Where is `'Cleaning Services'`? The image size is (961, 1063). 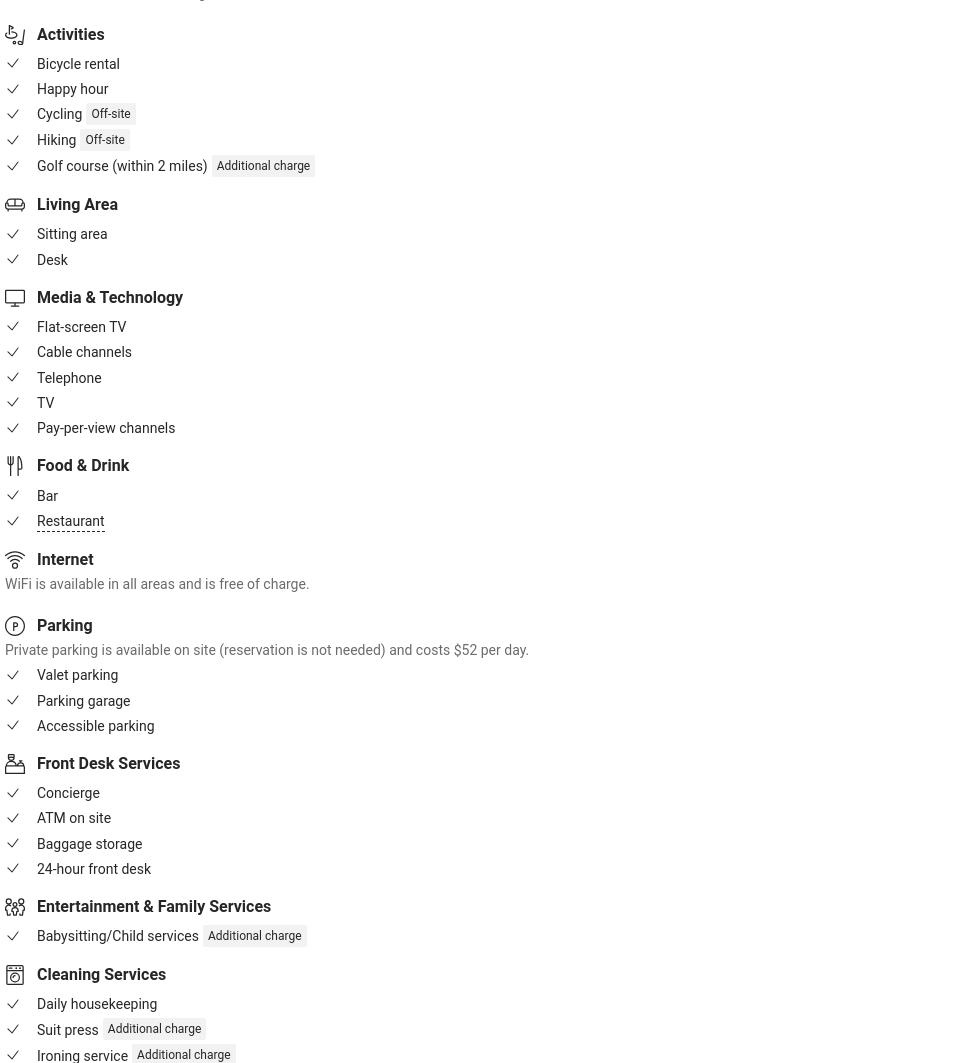 'Cleaning Services' is located at coordinates (101, 973).